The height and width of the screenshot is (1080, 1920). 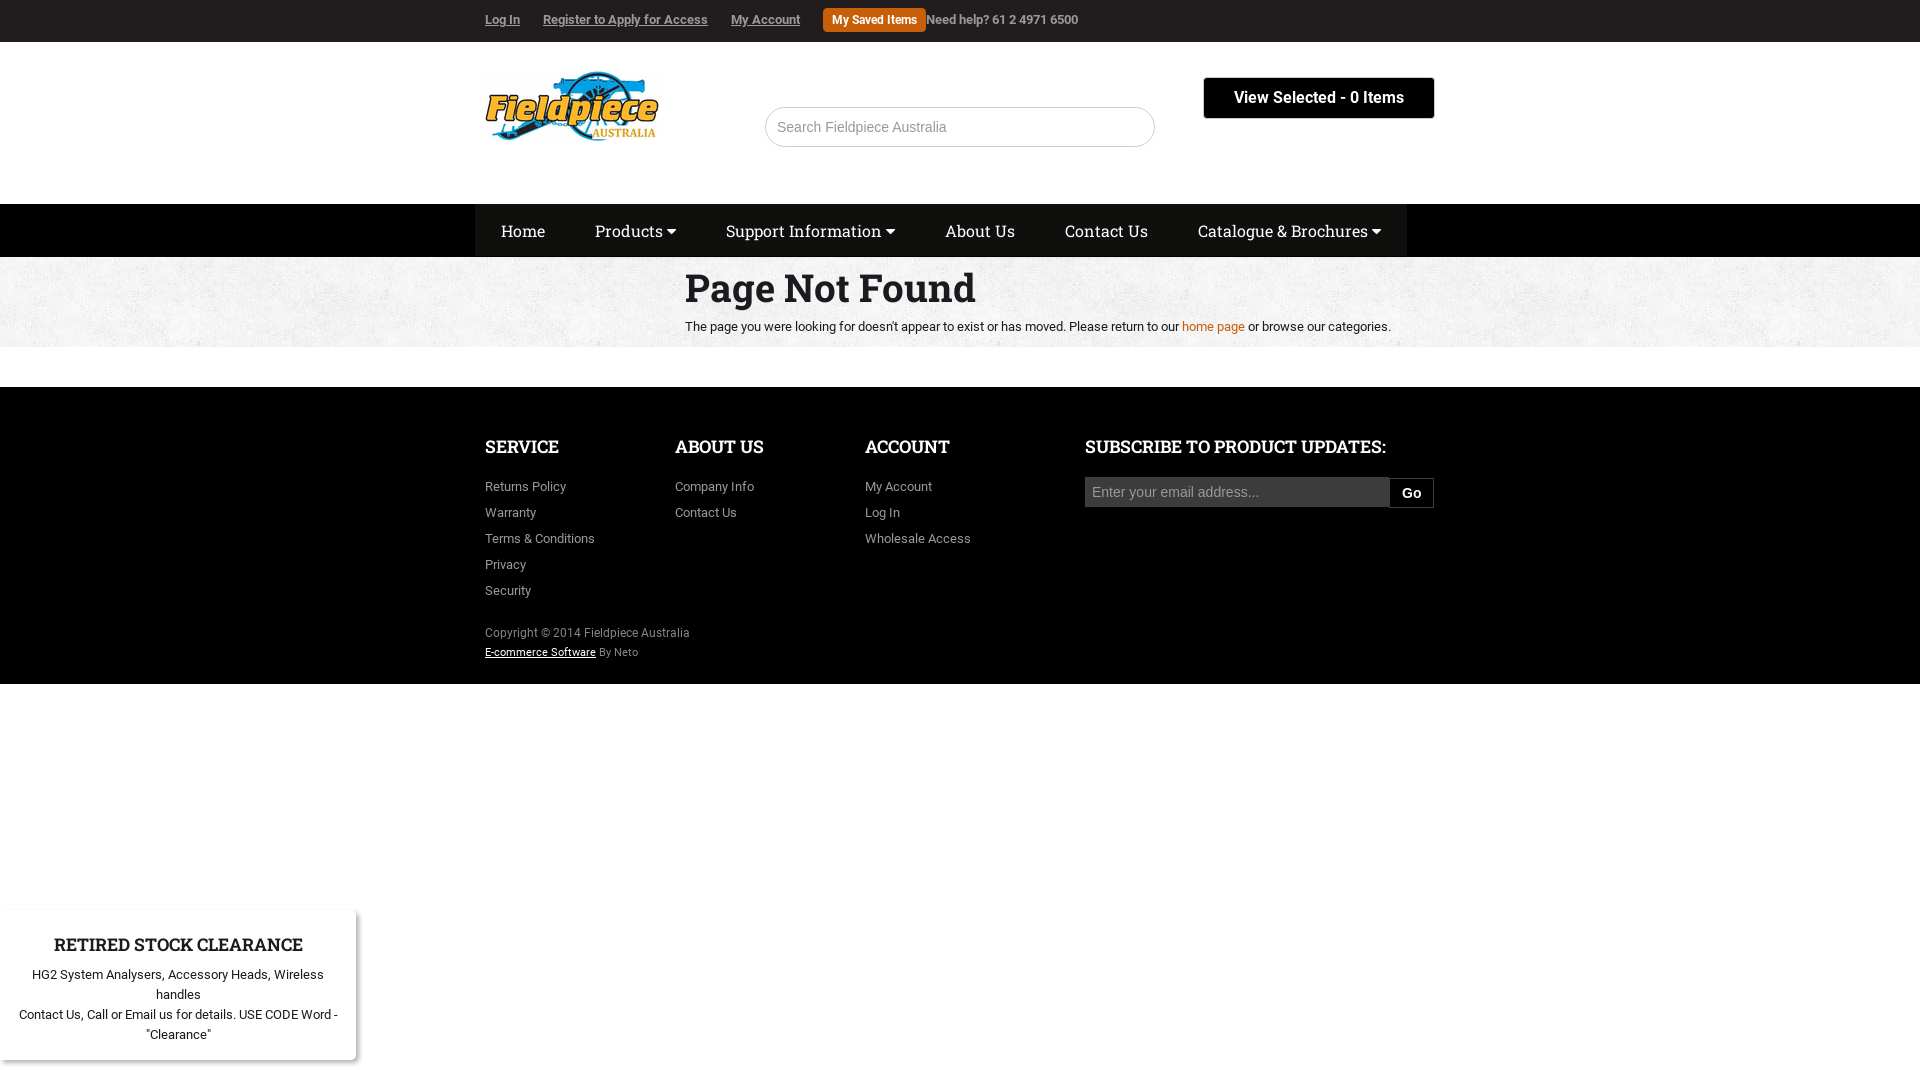 What do you see at coordinates (512, 19) in the screenshot?
I see `'Log In'` at bounding box center [512, 19].